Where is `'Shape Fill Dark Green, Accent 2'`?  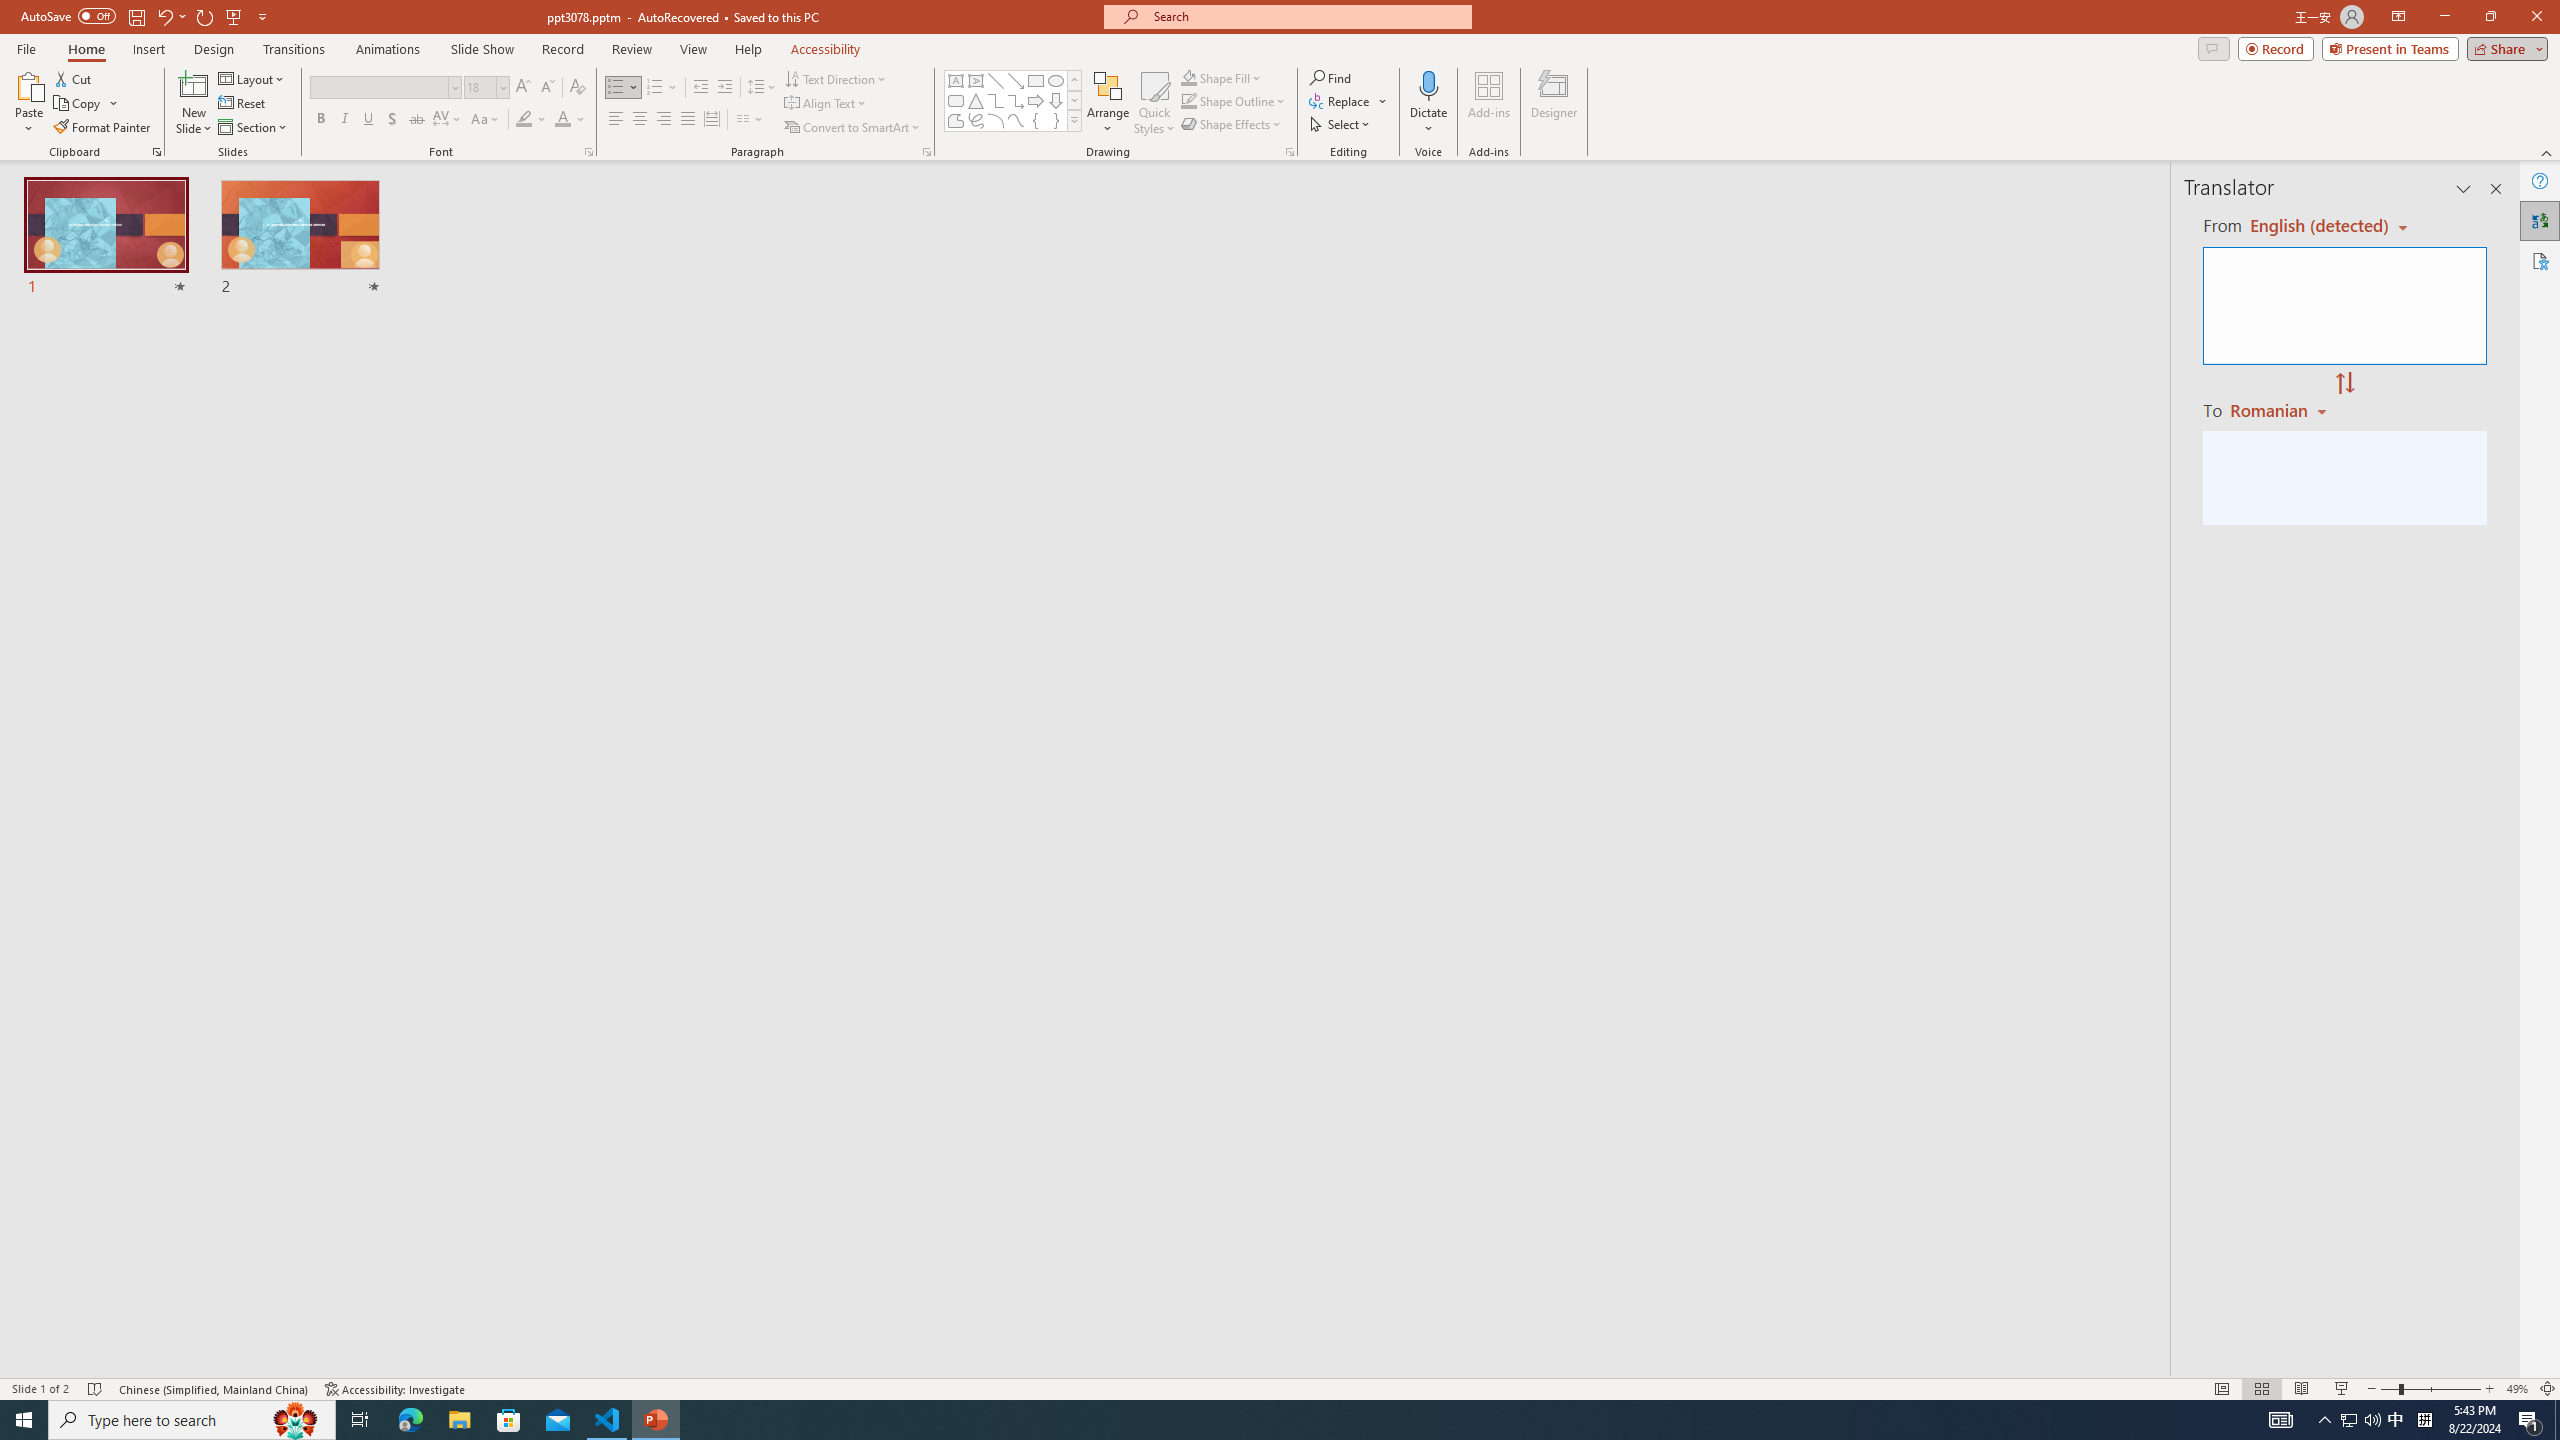
'Shape Fill Dark Green, Accent 2' is located at coordinates (1189, 77).